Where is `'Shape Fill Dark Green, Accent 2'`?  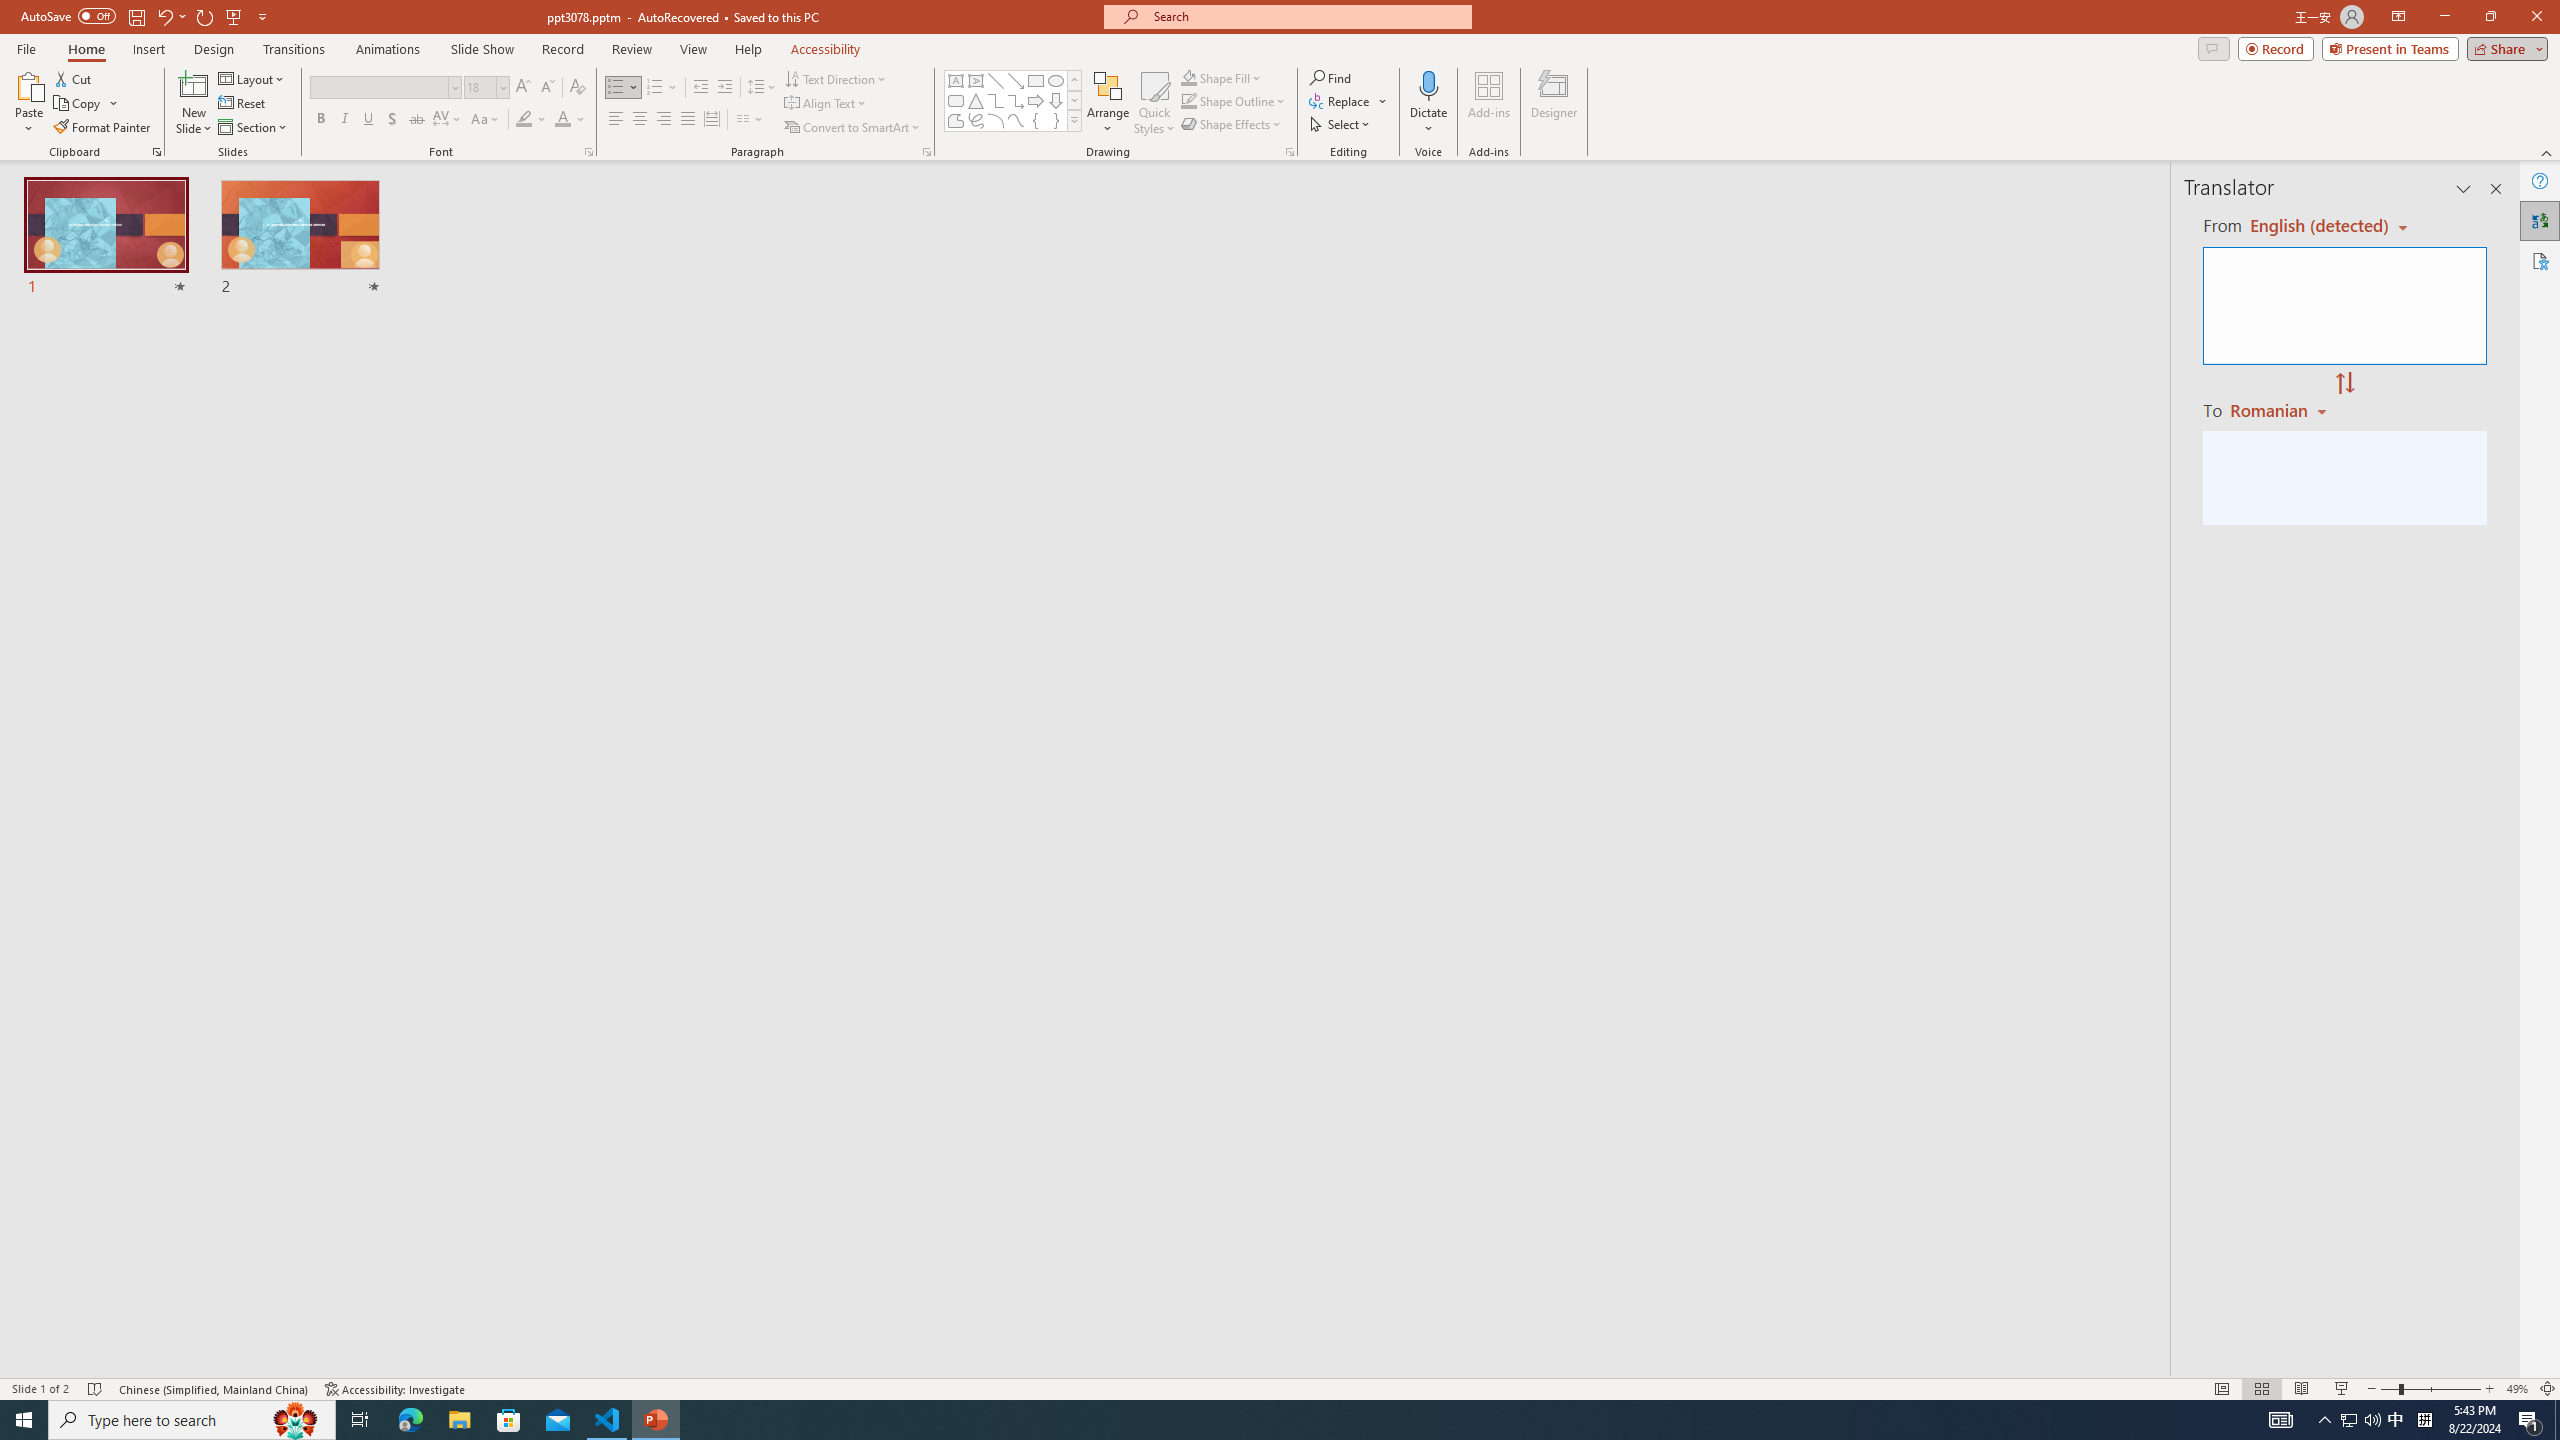
'Shape Fill Dark Green, Accent 2' is located at coordinates (1189, 77).